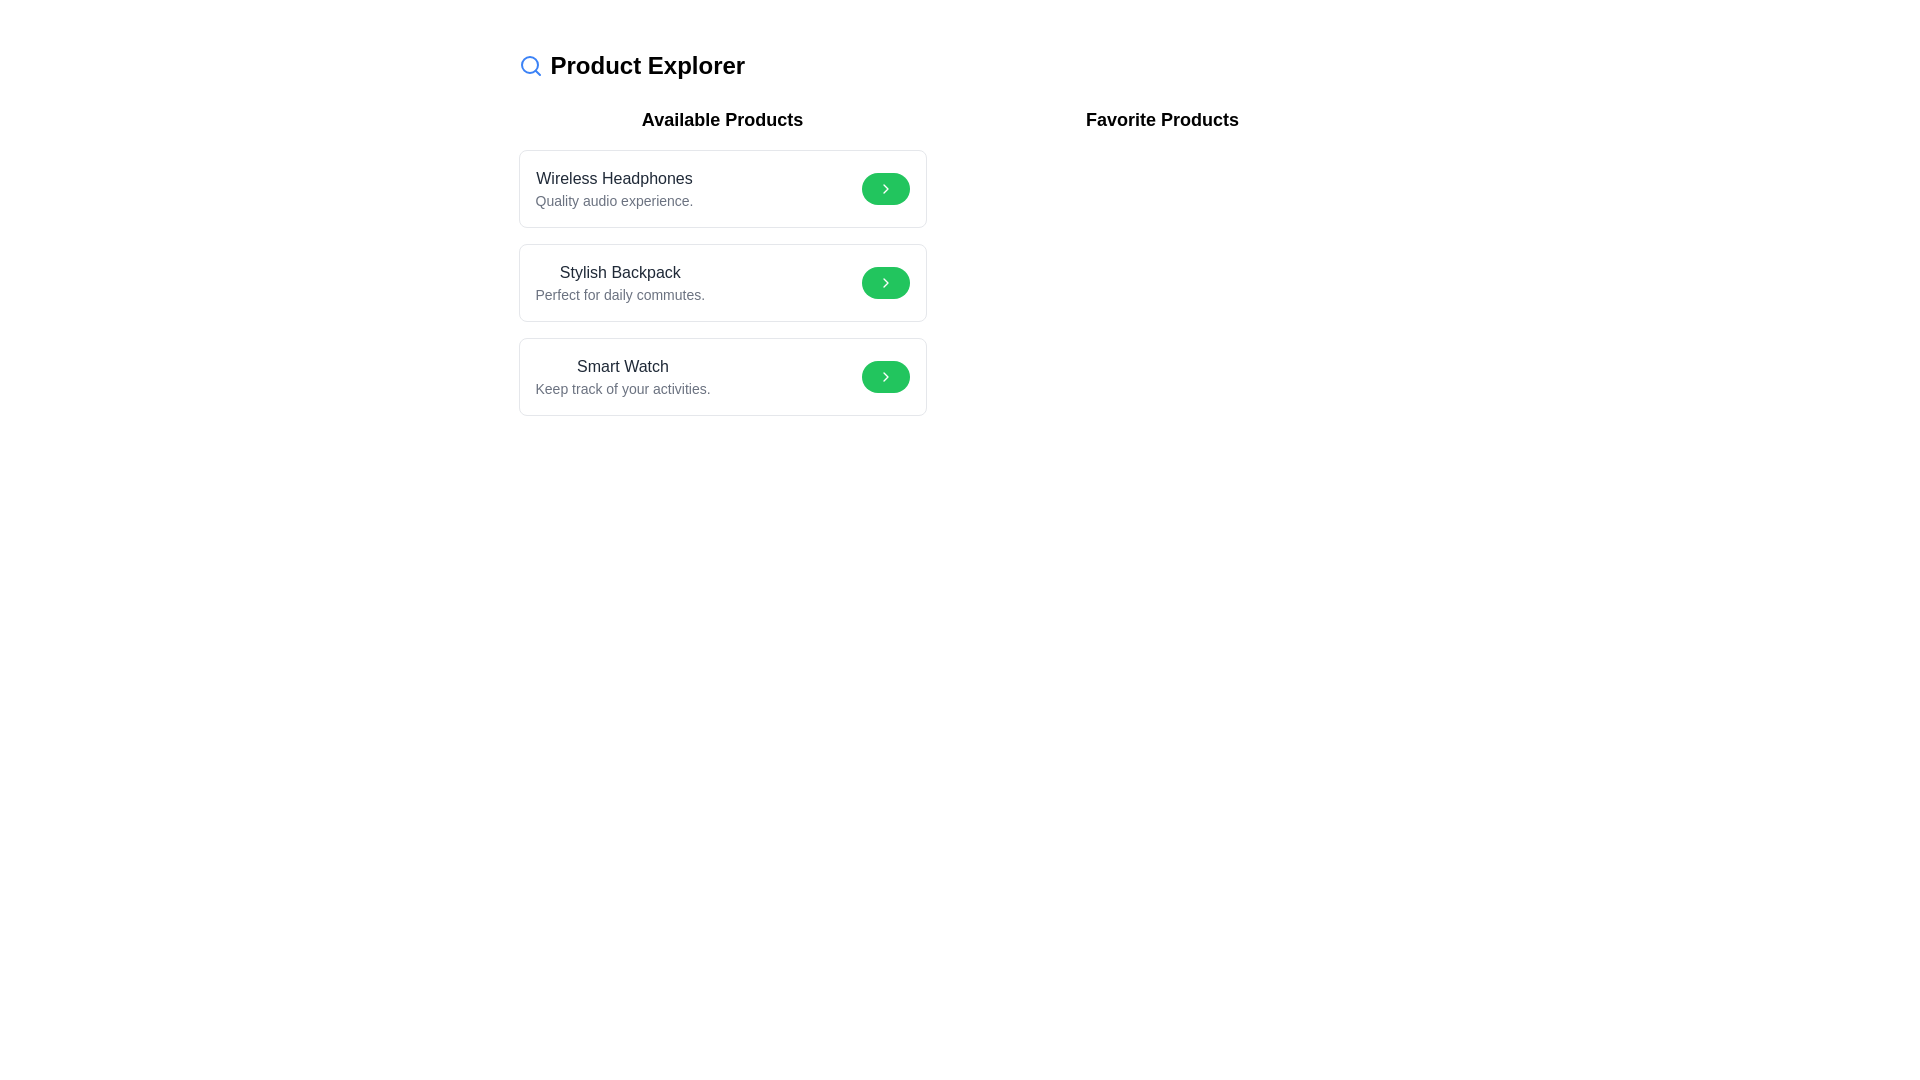 The width and height of the screenshot is (1920, 1080). I want to click on text content displaying 'Stylish Backpack' and 'Perfect for daily commutes.' positioned in the second item of the 'Available Products' section, so click(619, 282).